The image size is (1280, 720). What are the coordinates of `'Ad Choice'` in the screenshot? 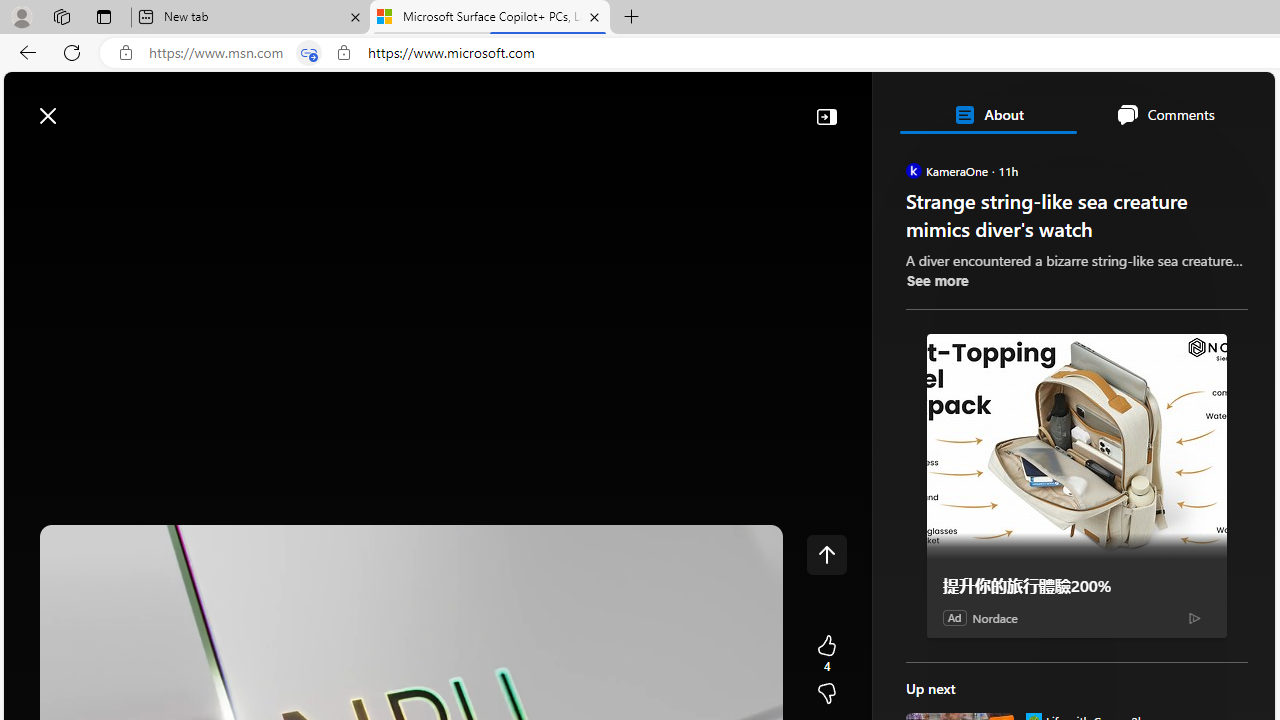 It's located at (1194, 616).